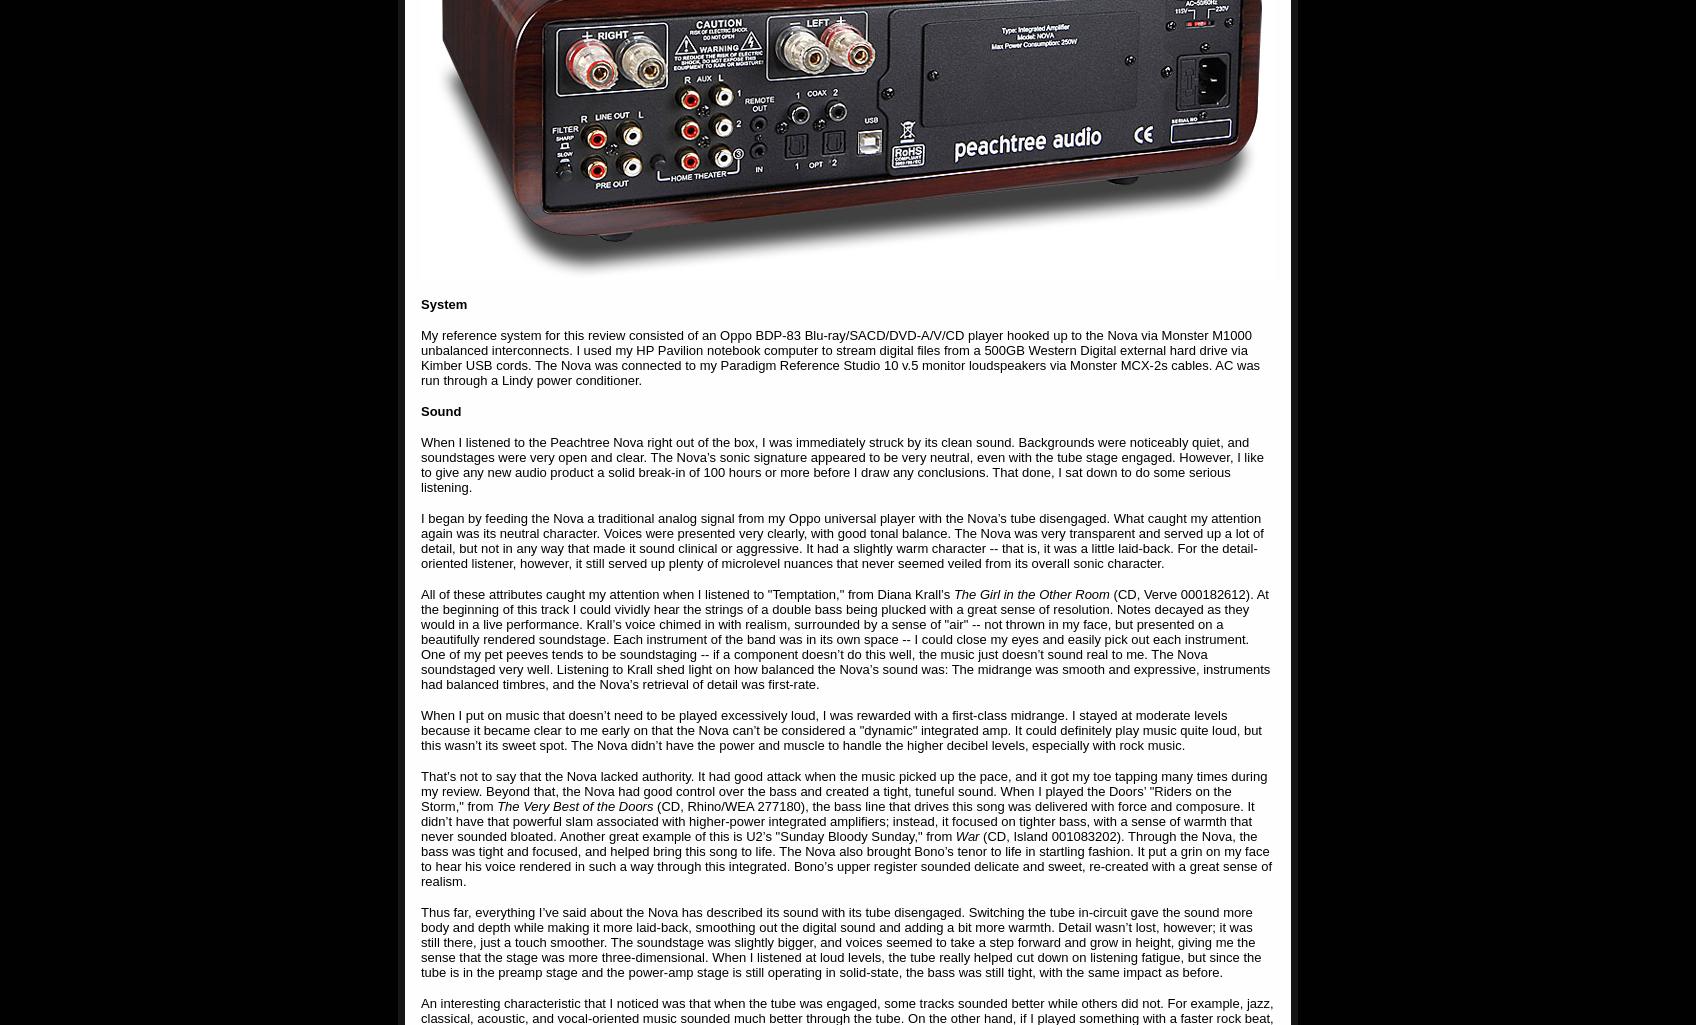 The width and height of the screenshot is (1696, 1025). I want to click on 'That’s not to say that the Nova lacked authority. It
            had good attack when the music picked up the pace, and it got my toe tapping many times
            during my review. Beyond that, the Nova had good control over the bass and created a
            tight, tuneful sound. When I played the Doors’ "Riders on the Storm," from', so click(842, 791).